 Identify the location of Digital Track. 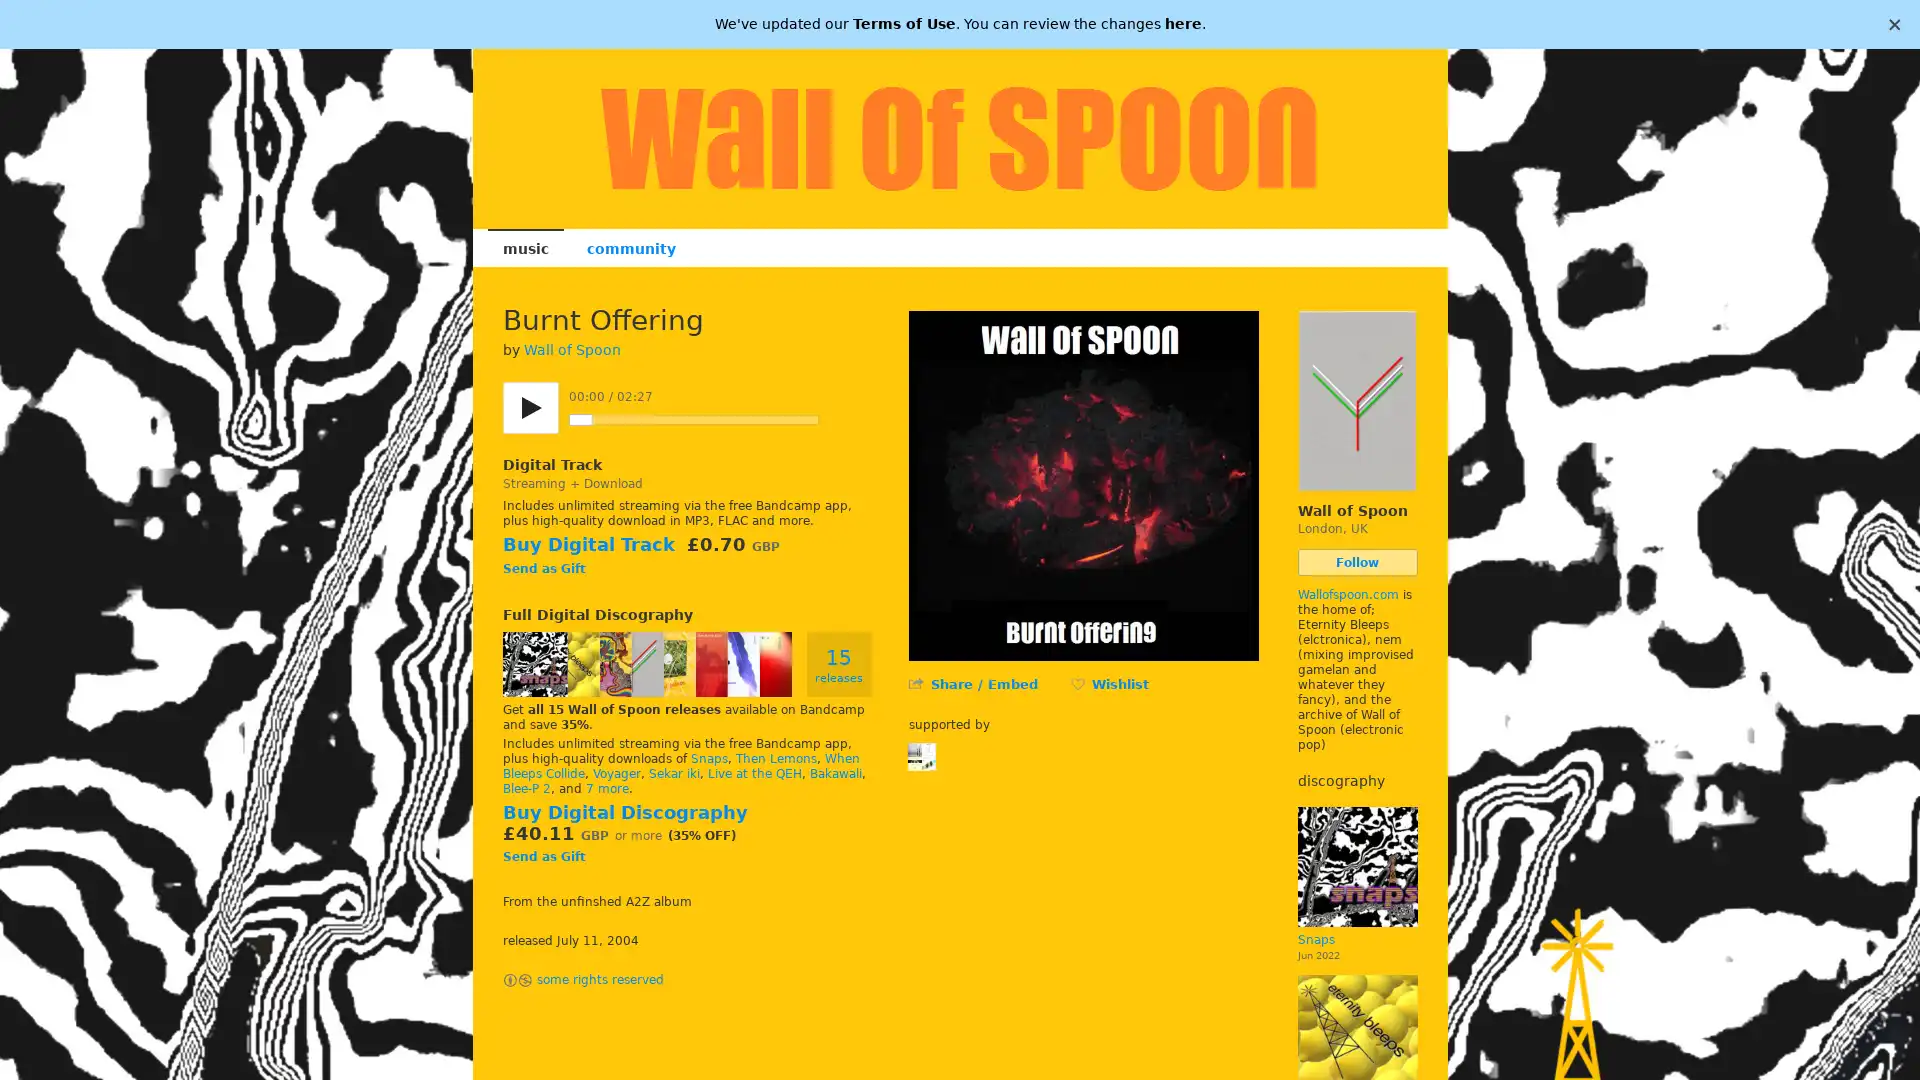
(551, 465).